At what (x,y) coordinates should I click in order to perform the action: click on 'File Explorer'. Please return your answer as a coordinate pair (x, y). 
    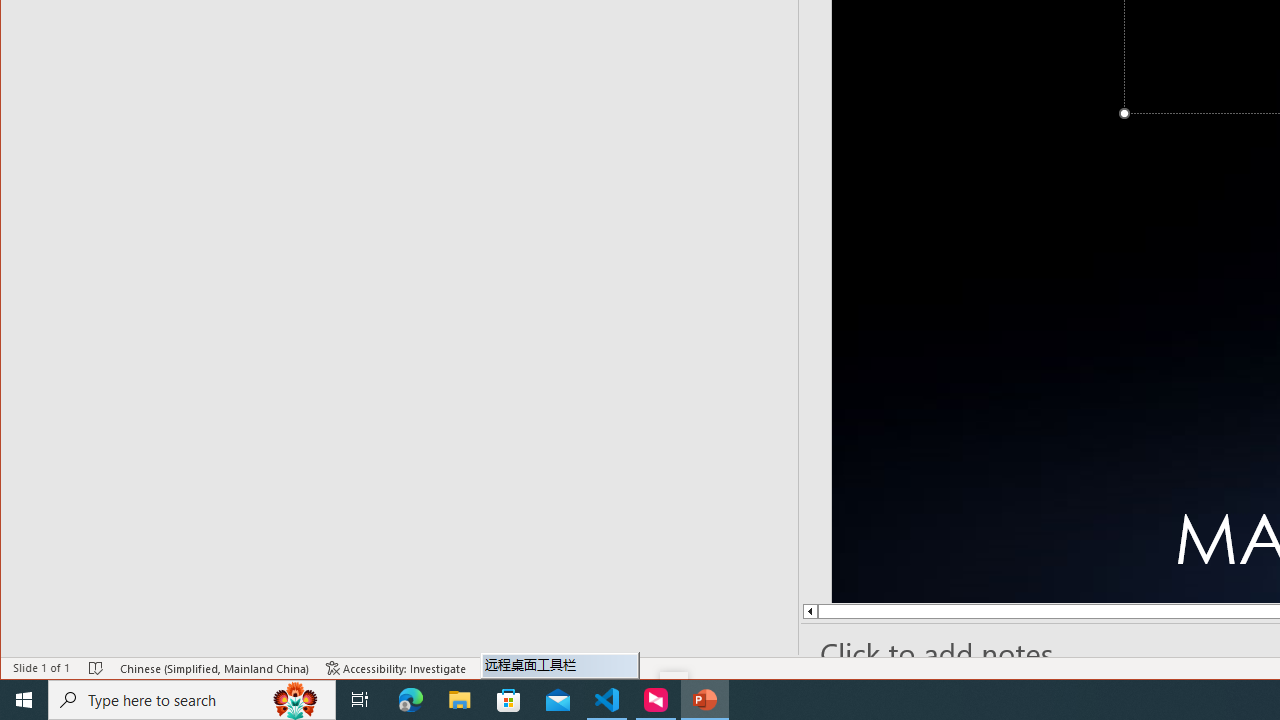
    Looking at the image, I should click on (459, 698).